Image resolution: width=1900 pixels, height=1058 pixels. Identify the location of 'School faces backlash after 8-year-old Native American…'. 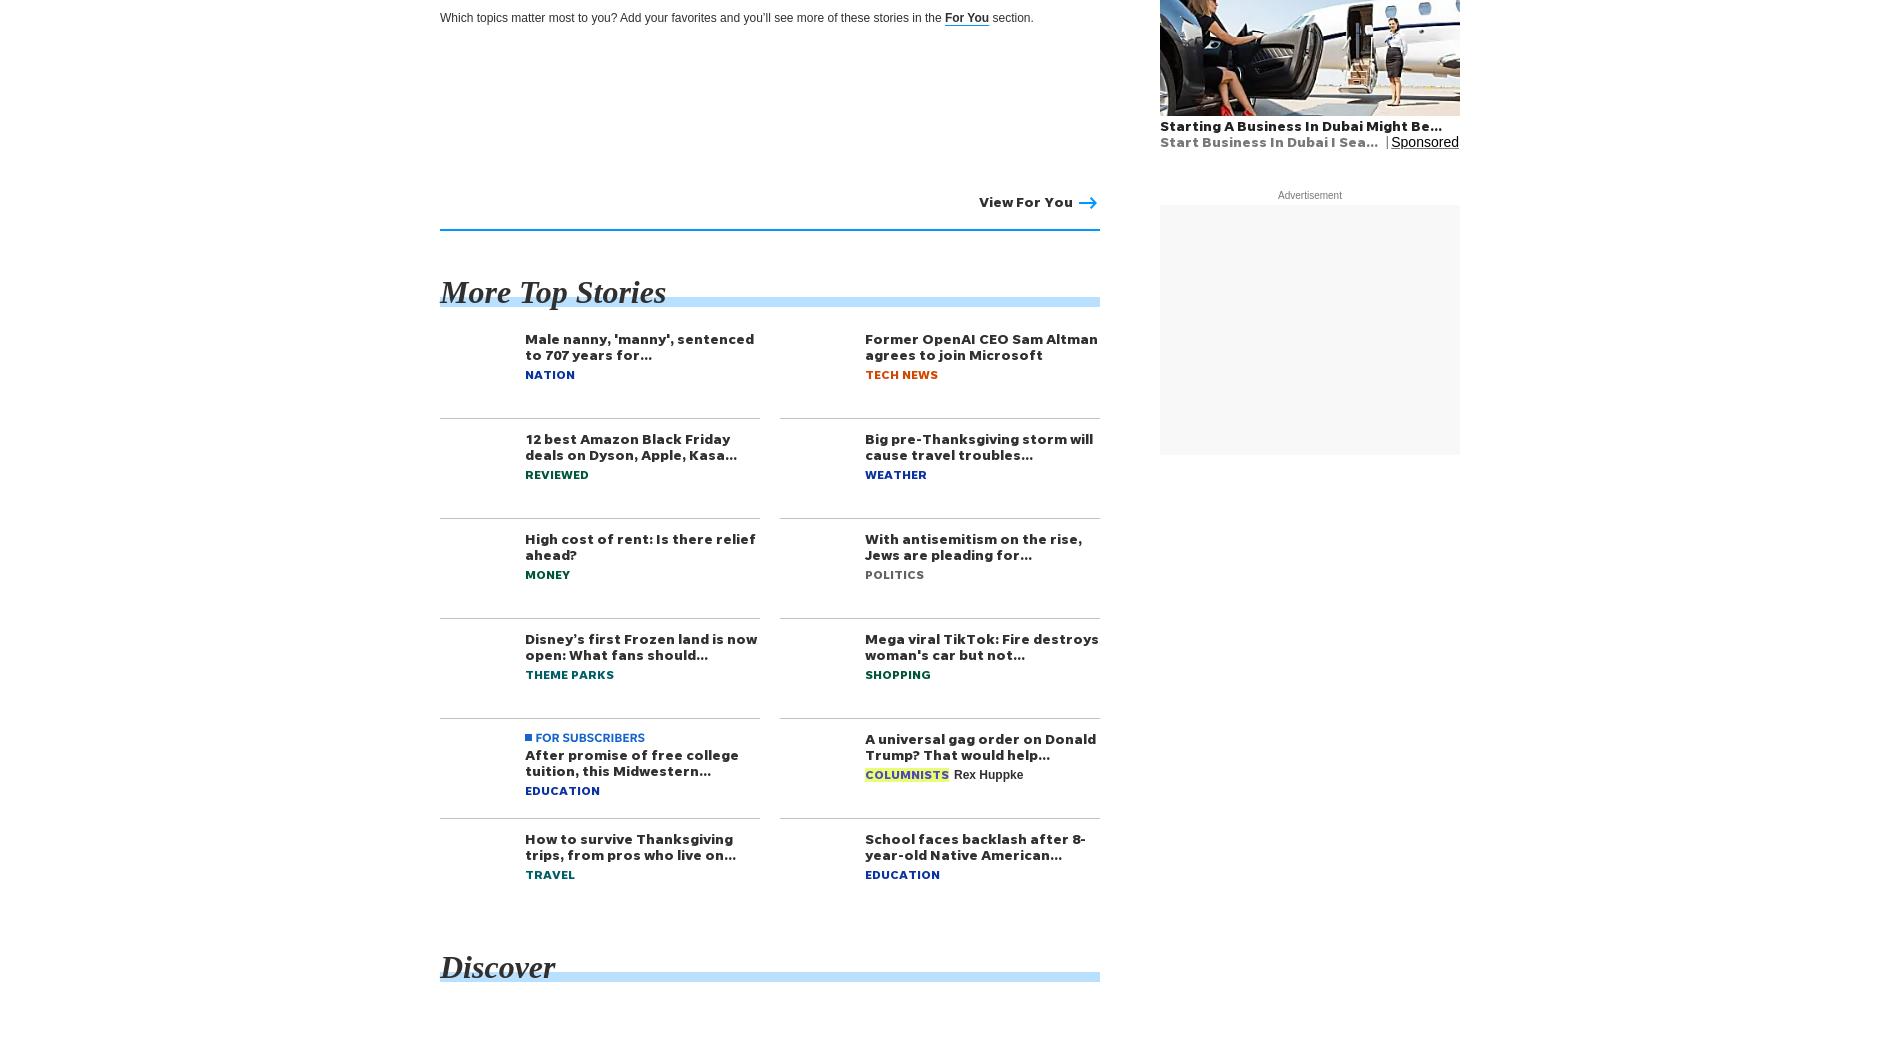
(975, 845).